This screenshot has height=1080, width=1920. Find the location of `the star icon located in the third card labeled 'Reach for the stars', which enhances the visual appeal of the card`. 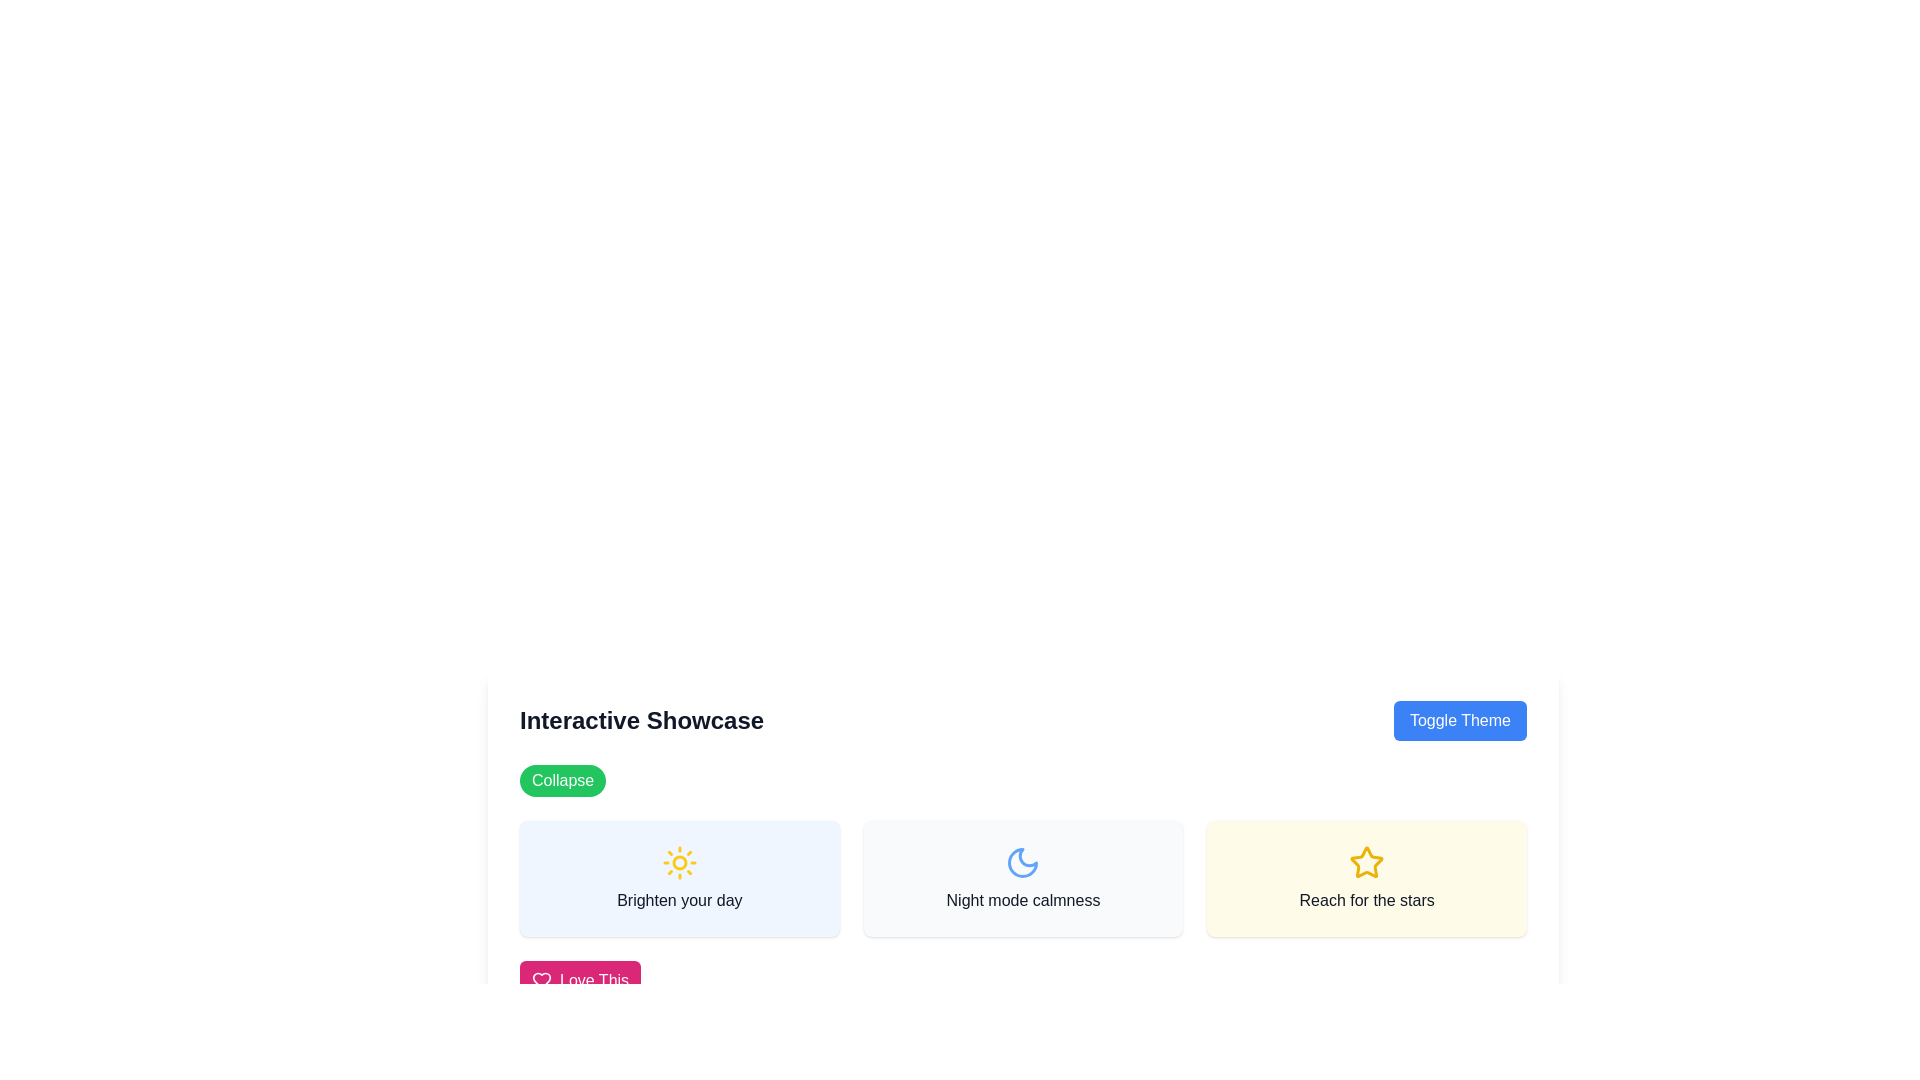

the star icon located in the third card labeled 'Reach for the stars', which enhances the visual appeal of the card is located at coordinates (1366, 861).